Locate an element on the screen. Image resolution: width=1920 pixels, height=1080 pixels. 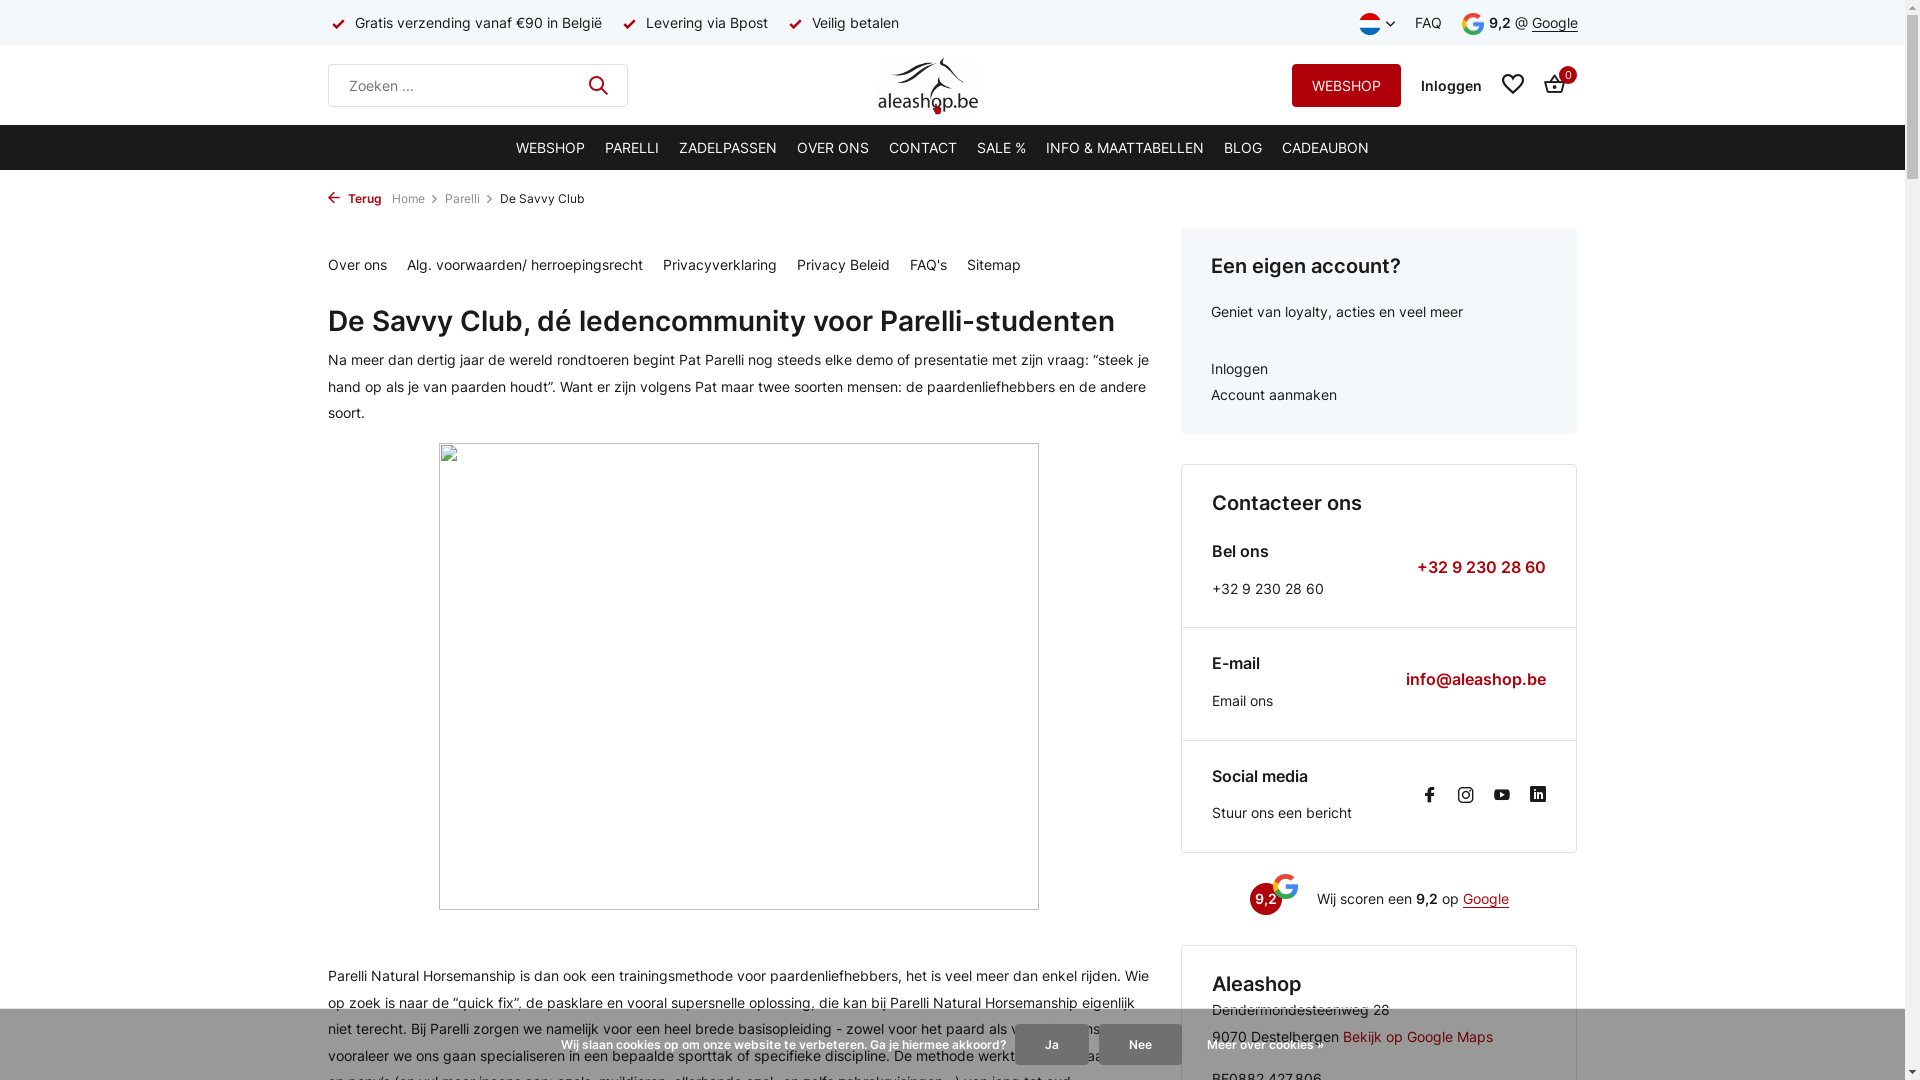
'SALE %' is located at coordinates (1001, 146).